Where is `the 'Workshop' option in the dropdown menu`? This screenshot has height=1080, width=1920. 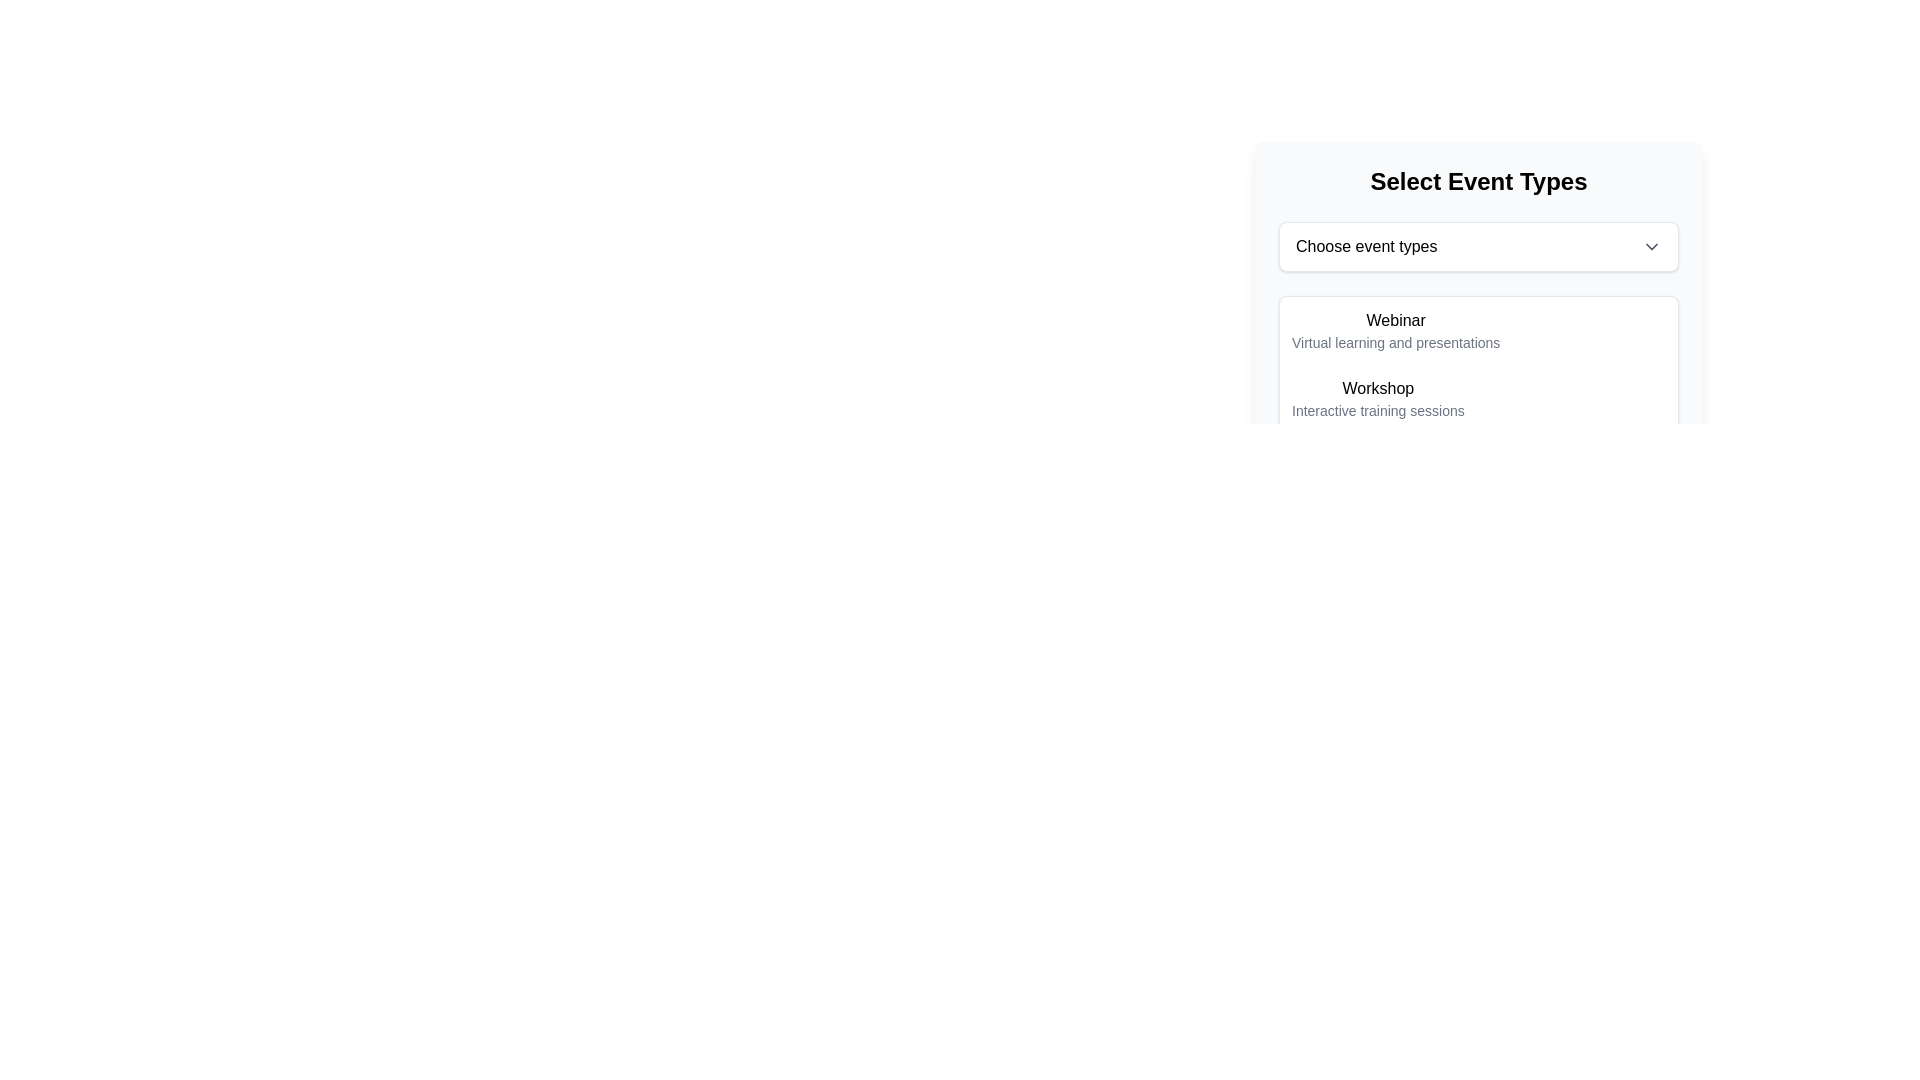 the 'Workshop' option in the dropdown menu is located at coordinates (1478, 380).